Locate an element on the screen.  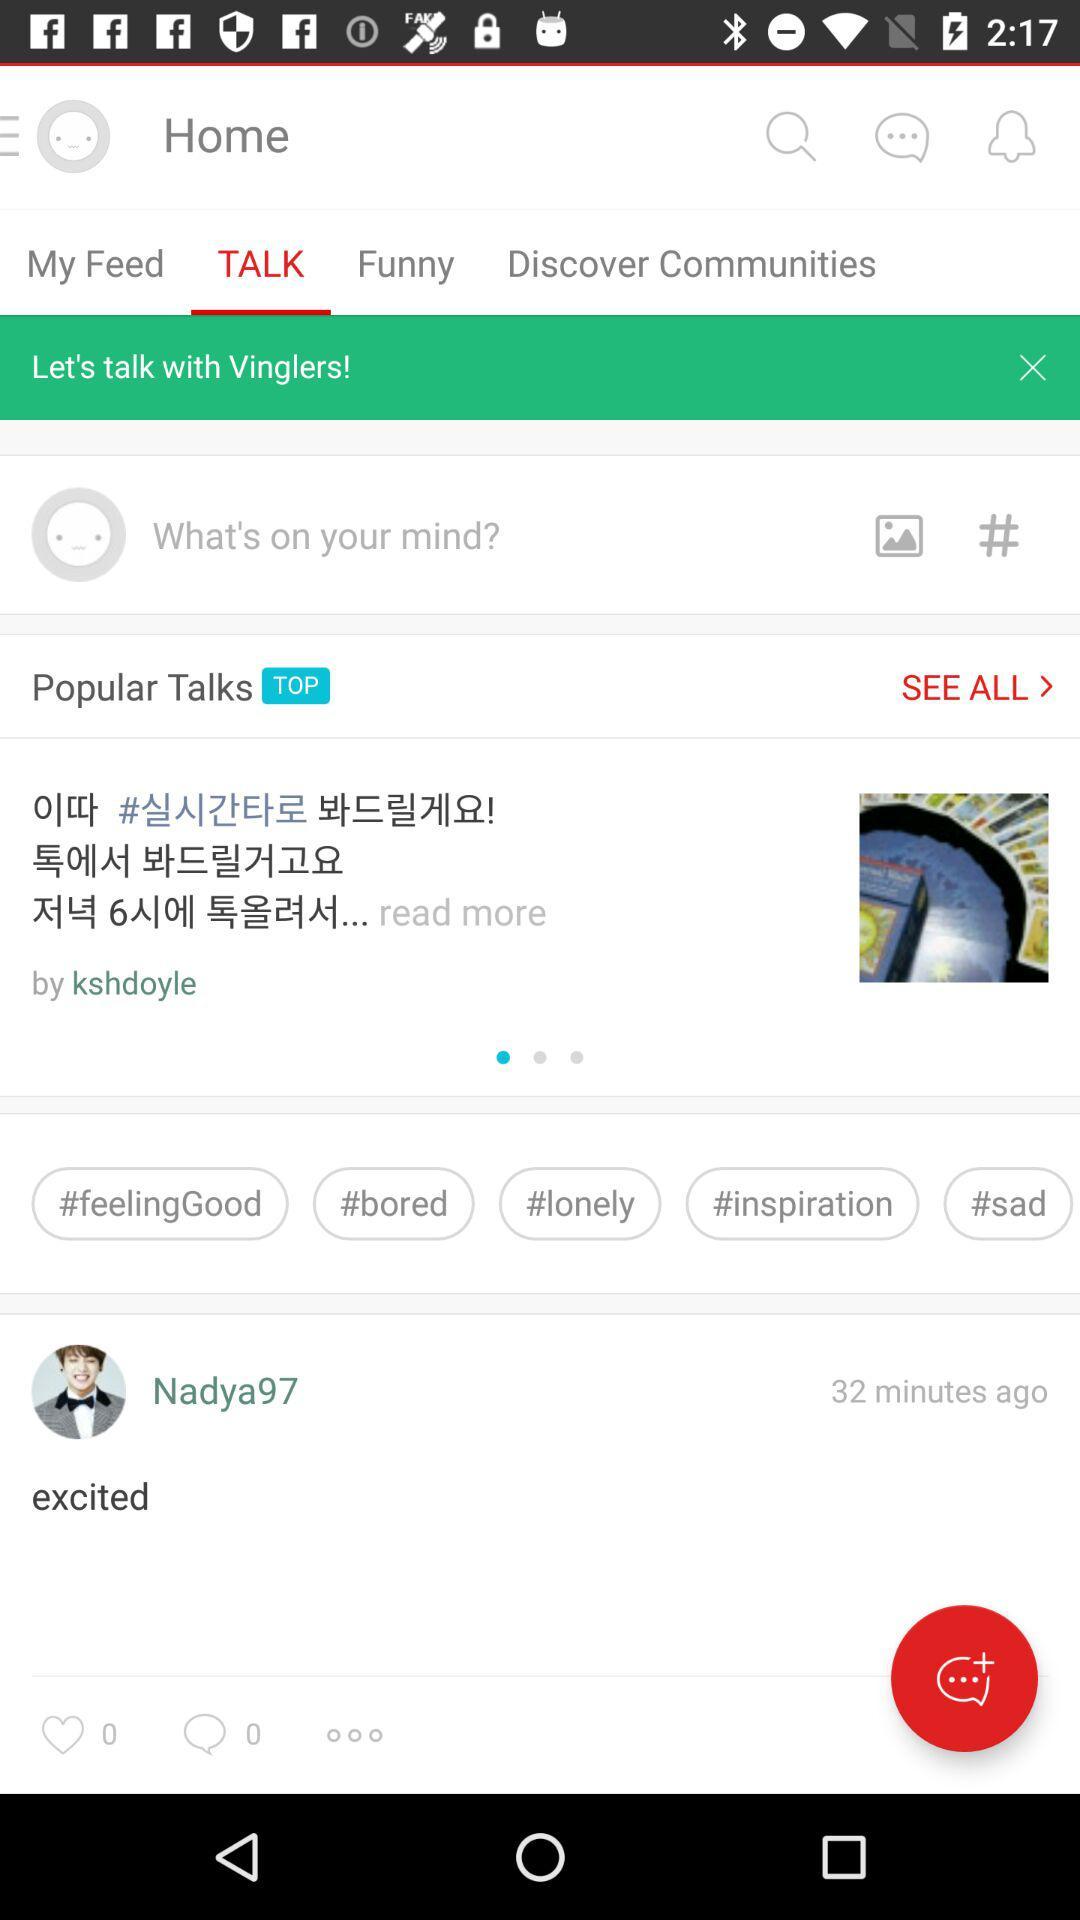
item next to 32 minutes ago is located at coordinates (225, 1391).